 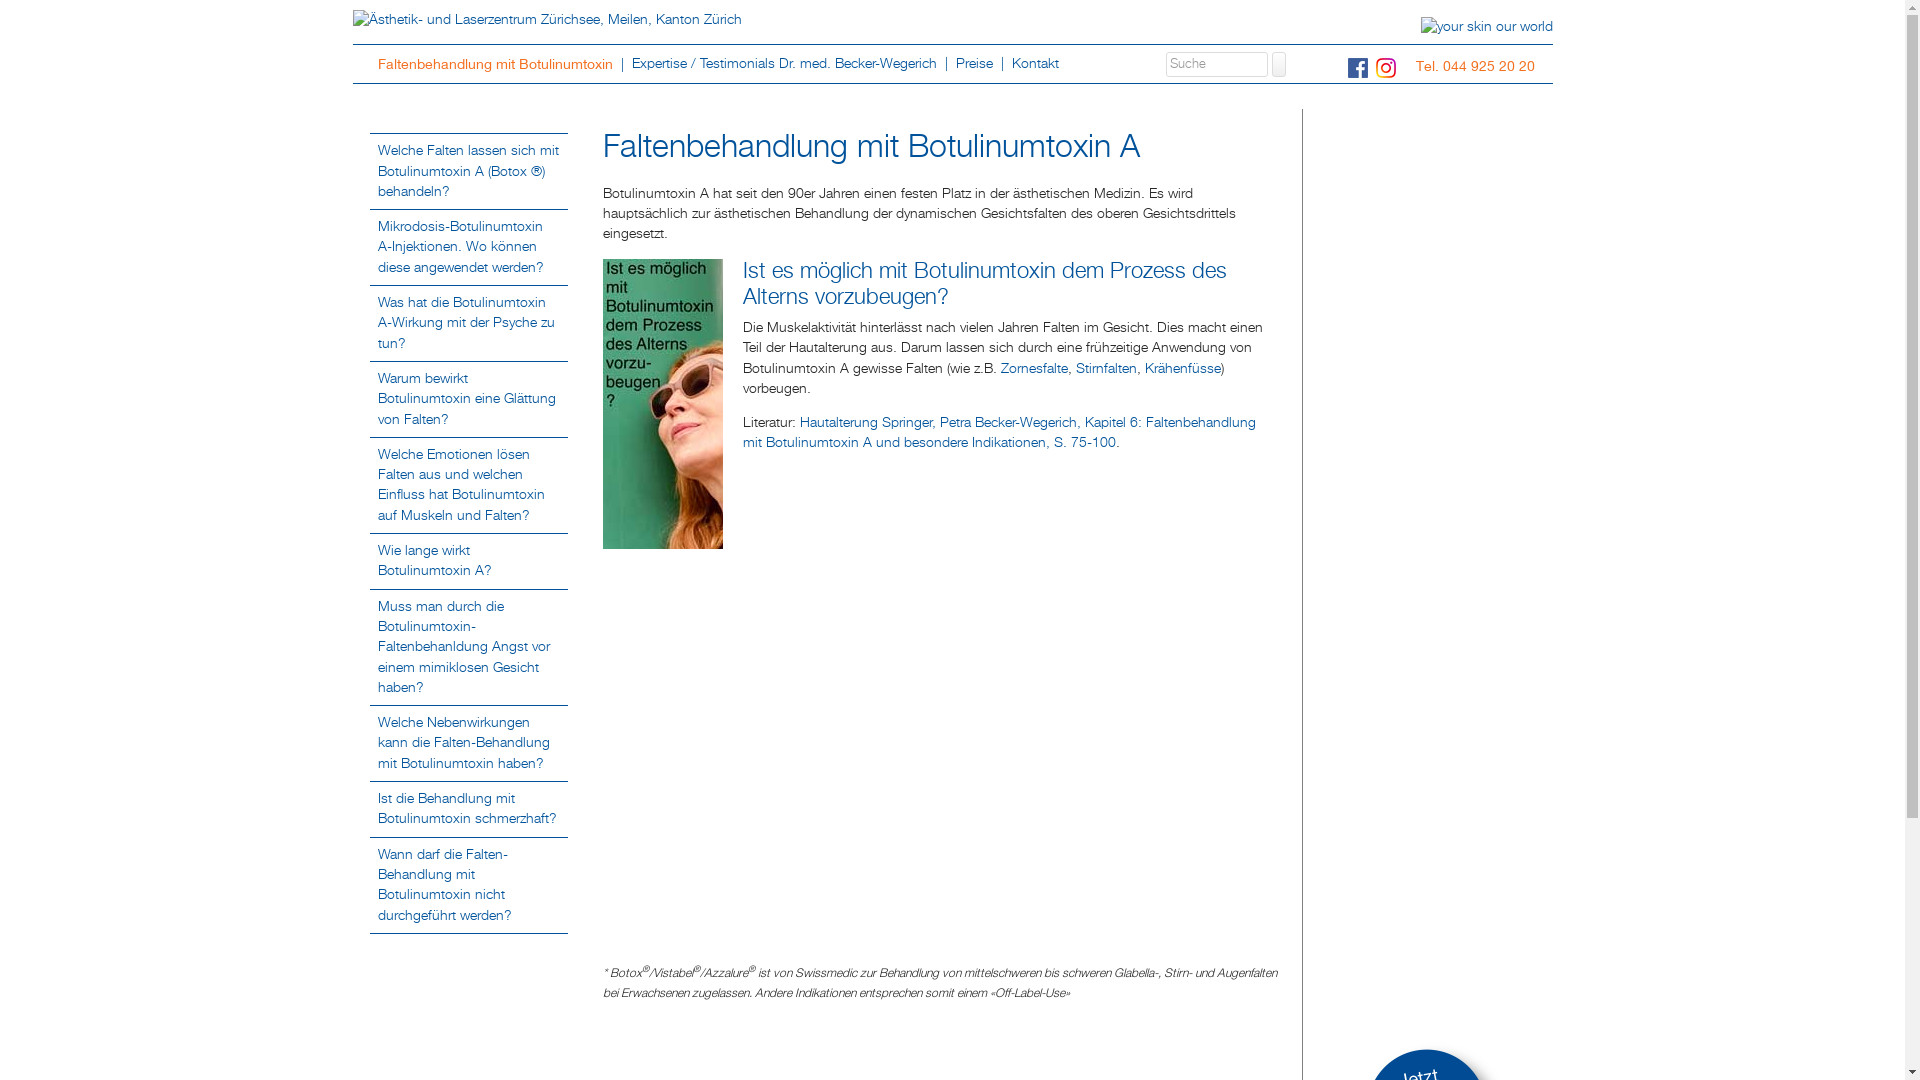 I want to click on 'Zornesfalte', so click(x=1033, y=369).